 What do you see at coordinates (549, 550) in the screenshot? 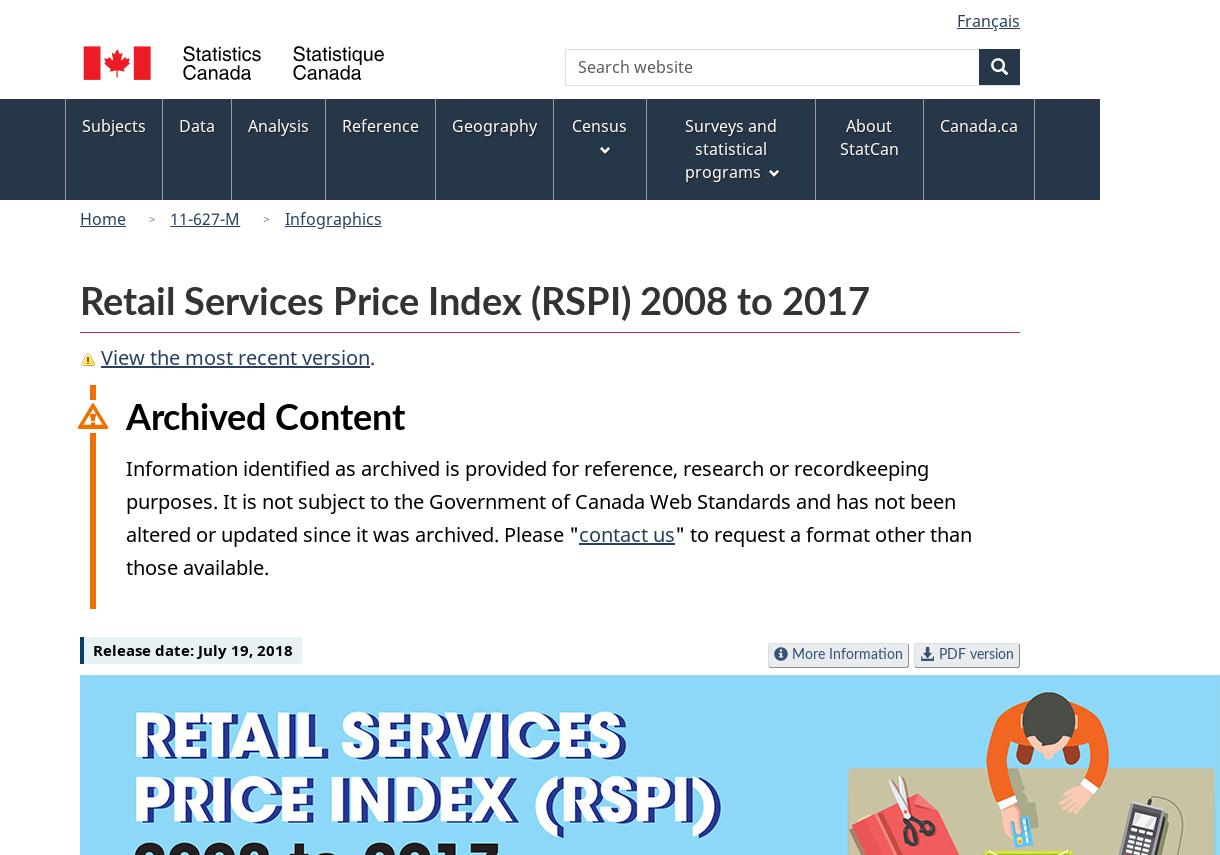
I see `'" to request a format other than those available.'` at bounding box center [549, 550].